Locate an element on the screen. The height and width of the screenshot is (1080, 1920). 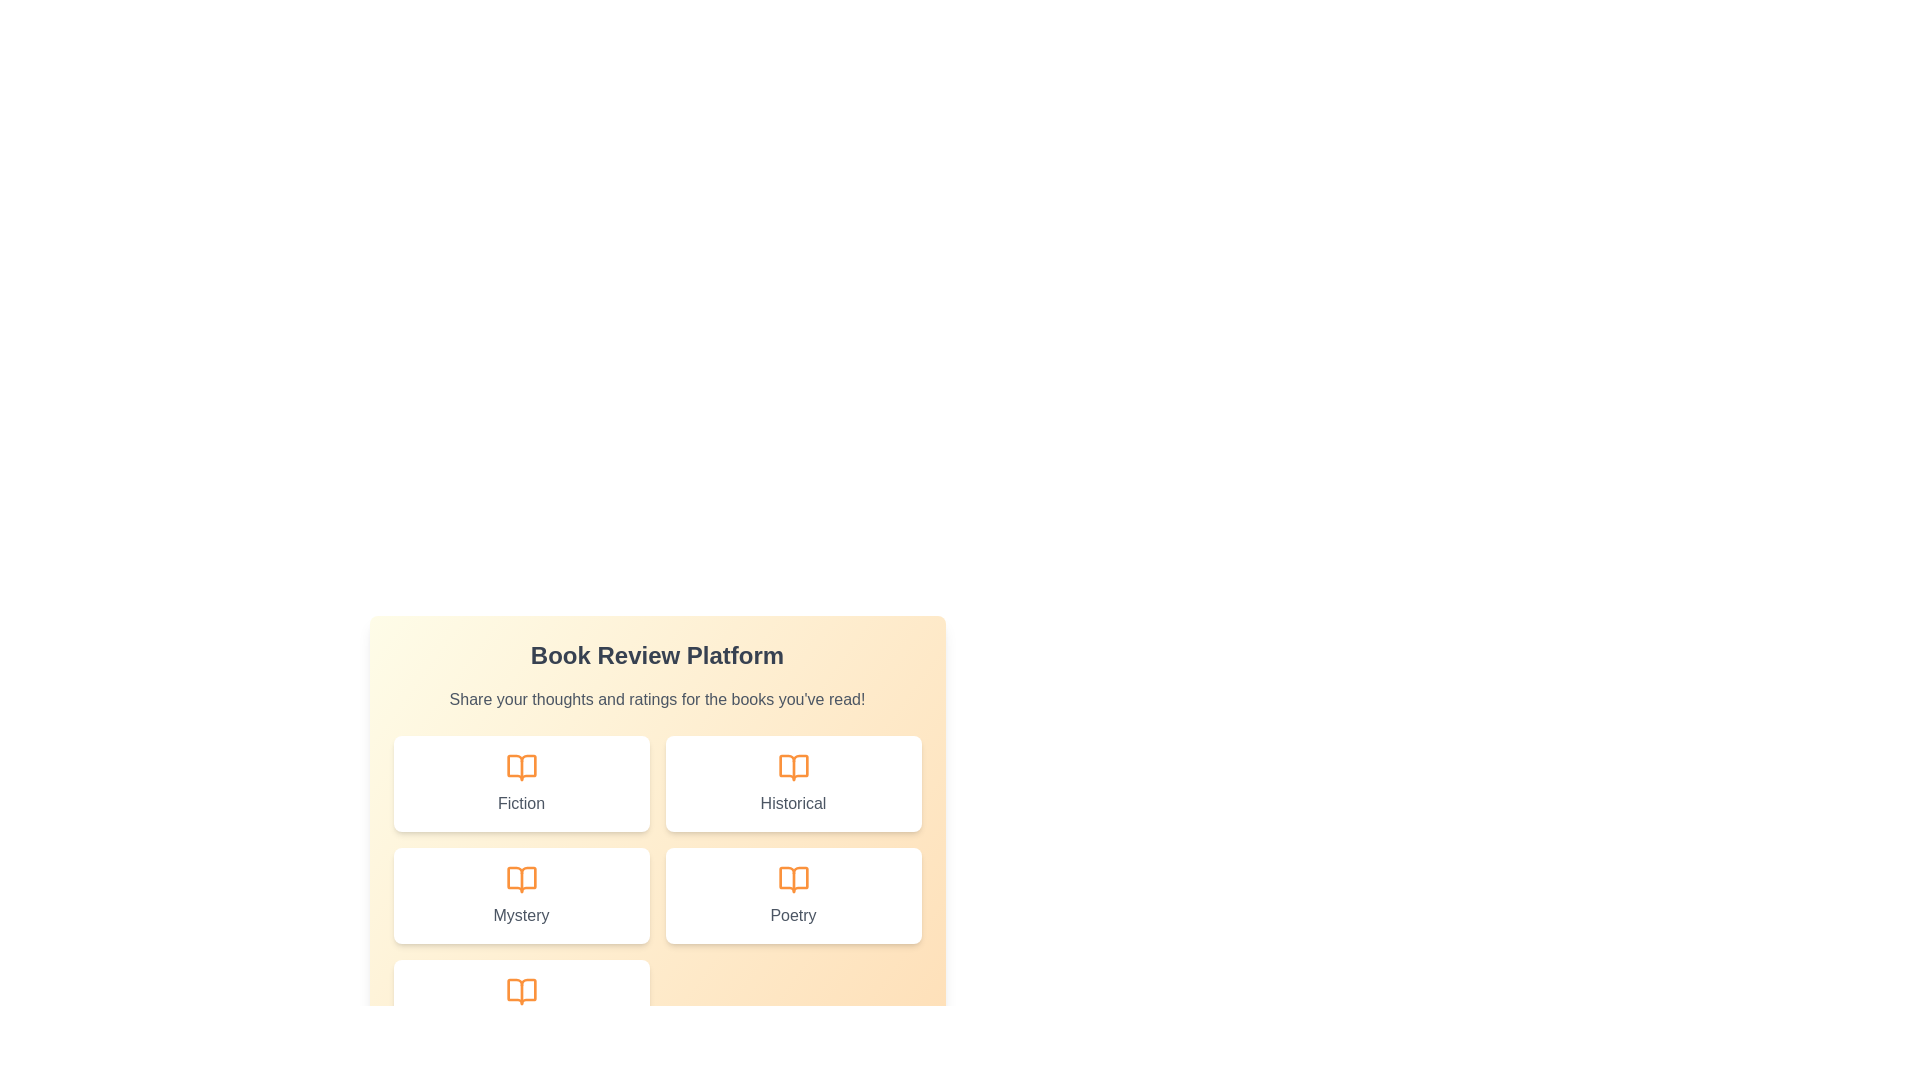
the Icon Button that resembles an open book, which is located in the lower section of the interface below the categories 'Fiction', 'Historical', 'Mystery', and 'Poetry' is located at coordinates (521, 991).